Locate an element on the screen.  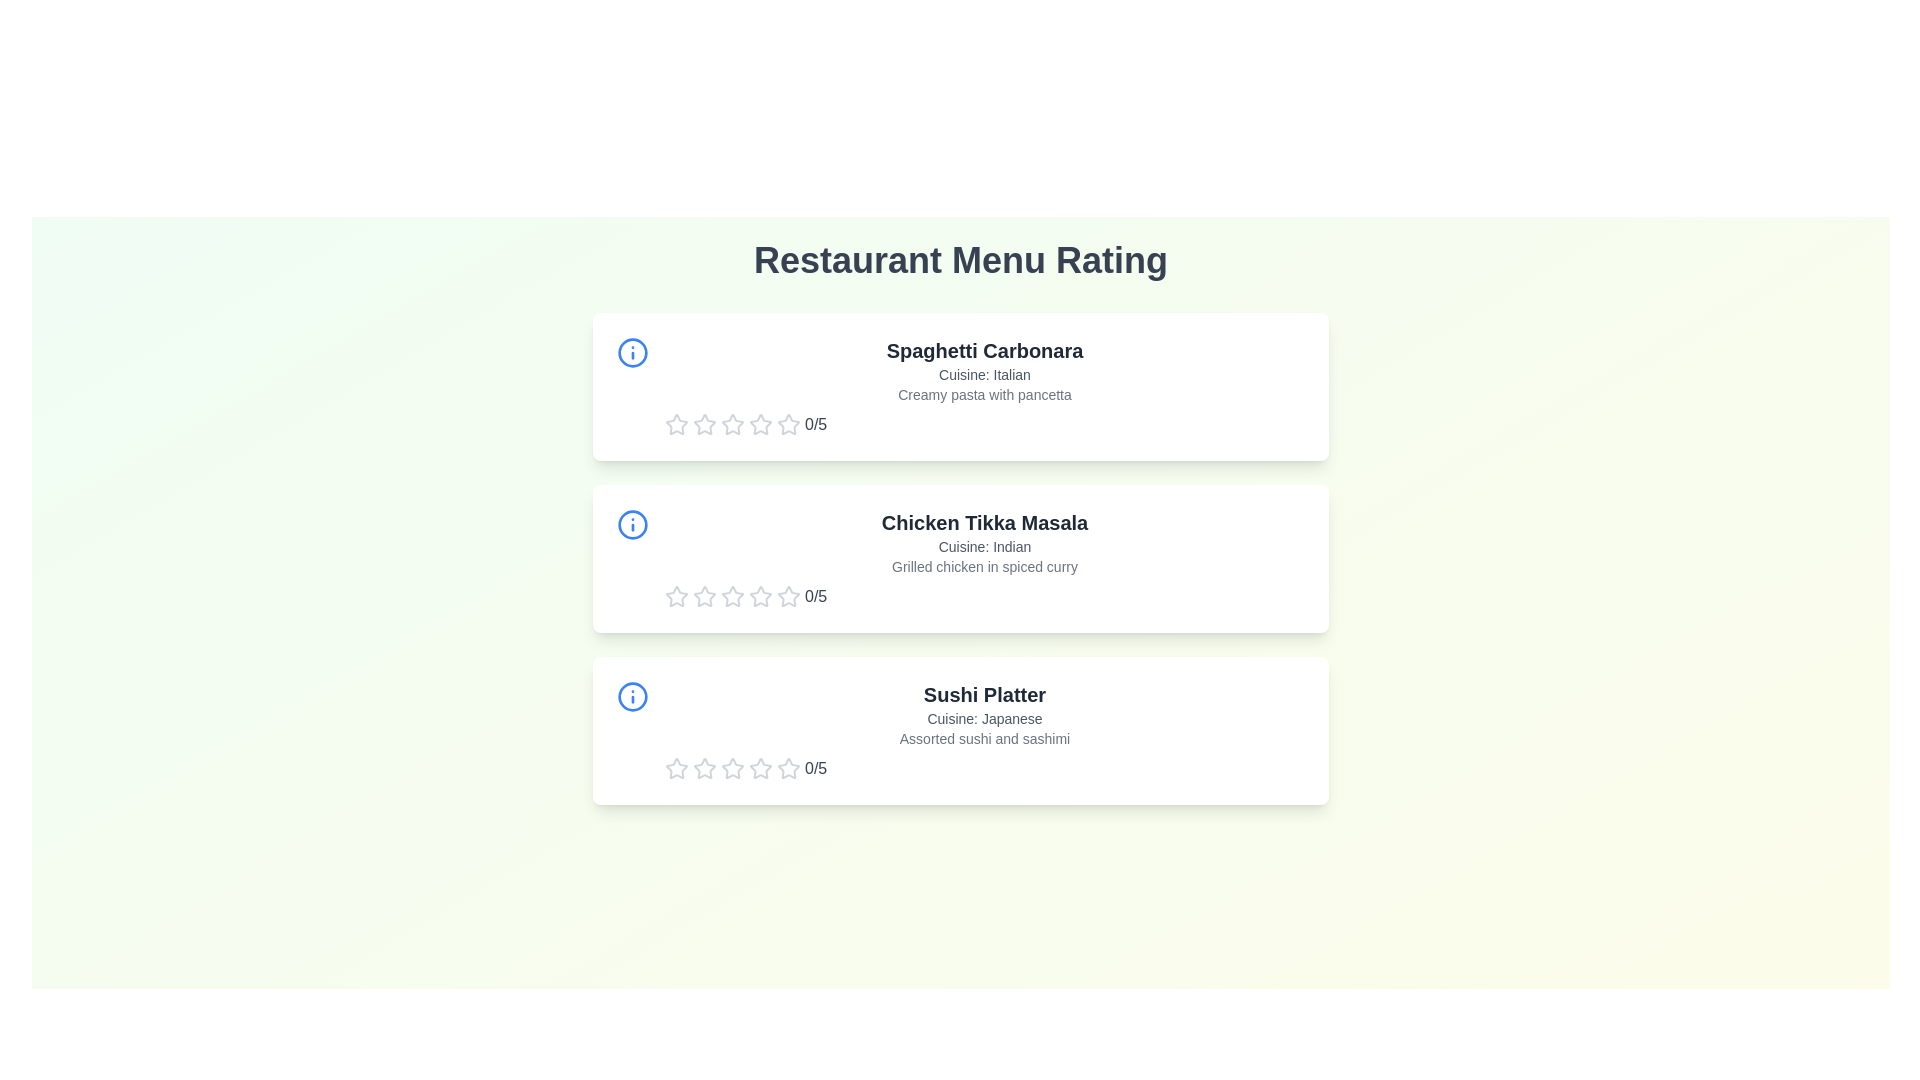
the information icon for the menu item Chicken Tikka Masala is located at coordinates (632, 523).